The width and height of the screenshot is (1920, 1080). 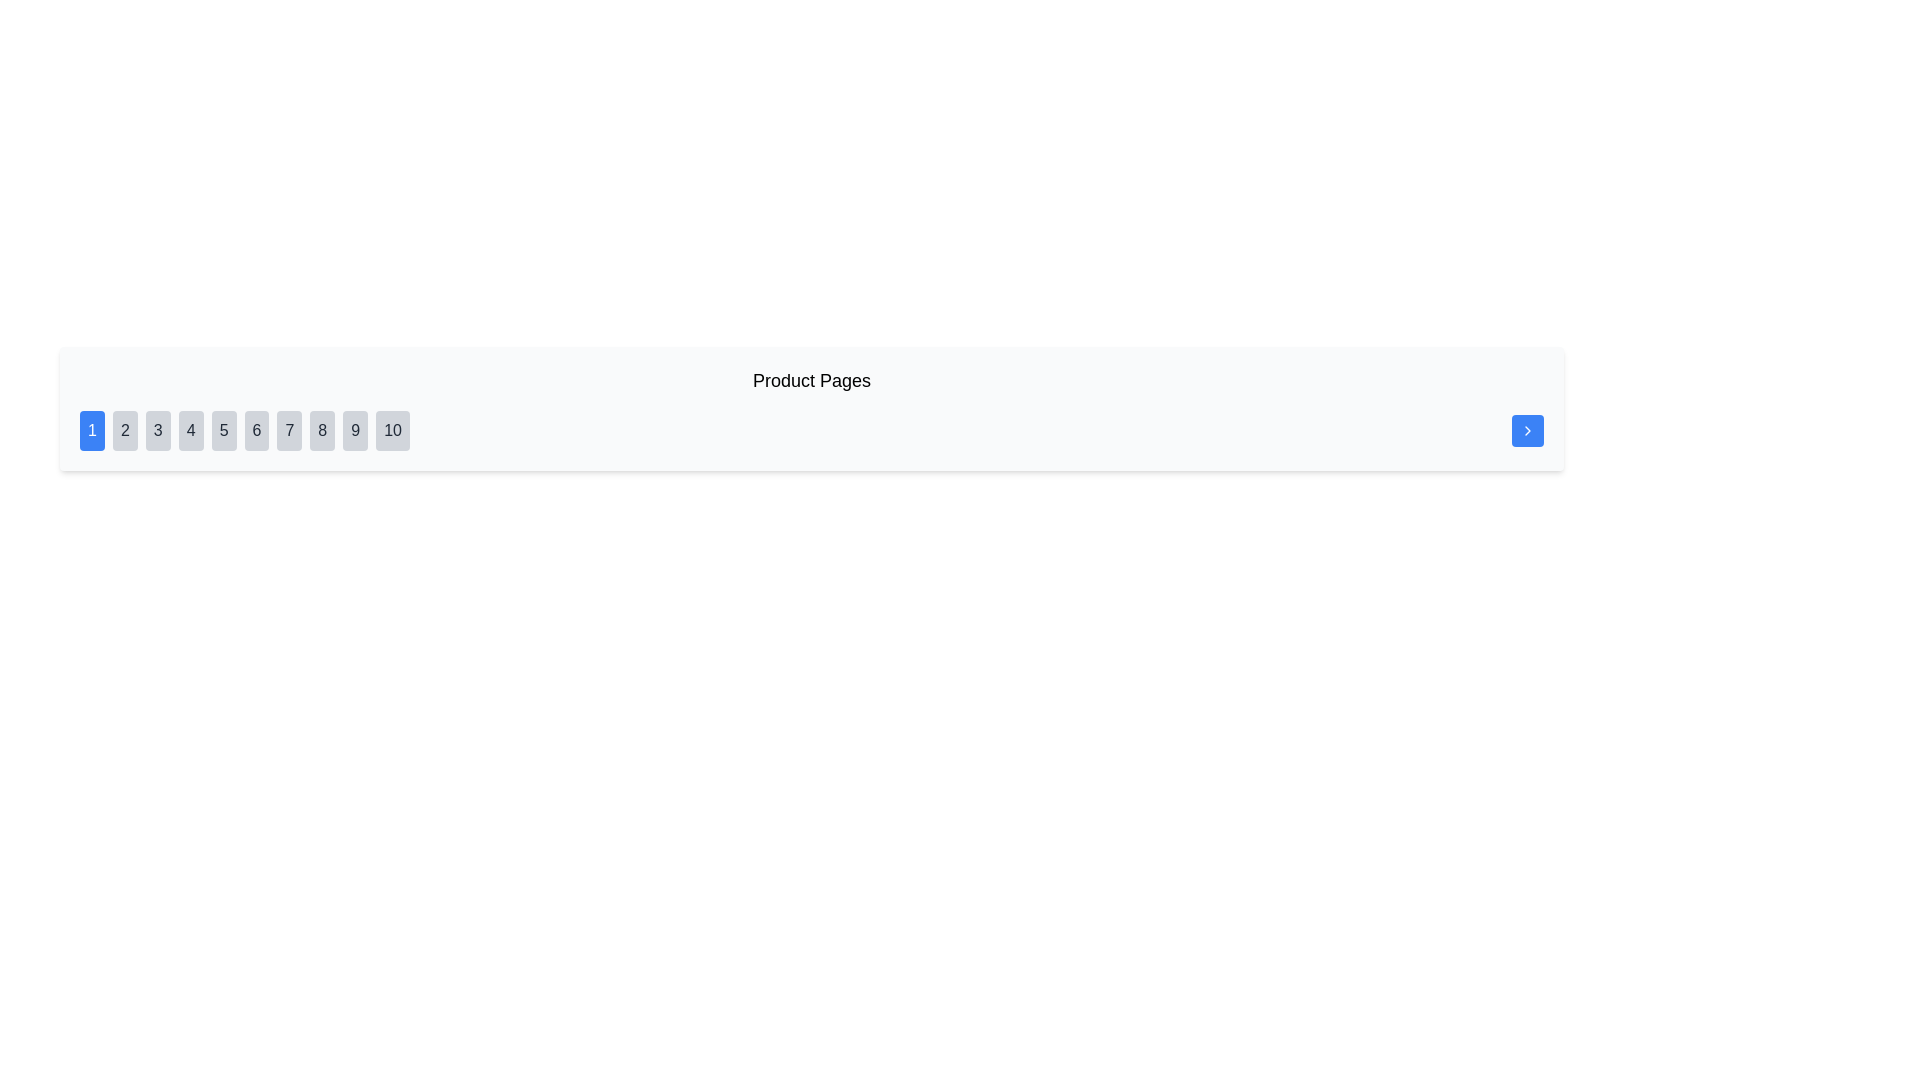 I want to click on the fourth button displaying the number '4', which is a rectangular button with rounded corners, so click(x=191, y=430).